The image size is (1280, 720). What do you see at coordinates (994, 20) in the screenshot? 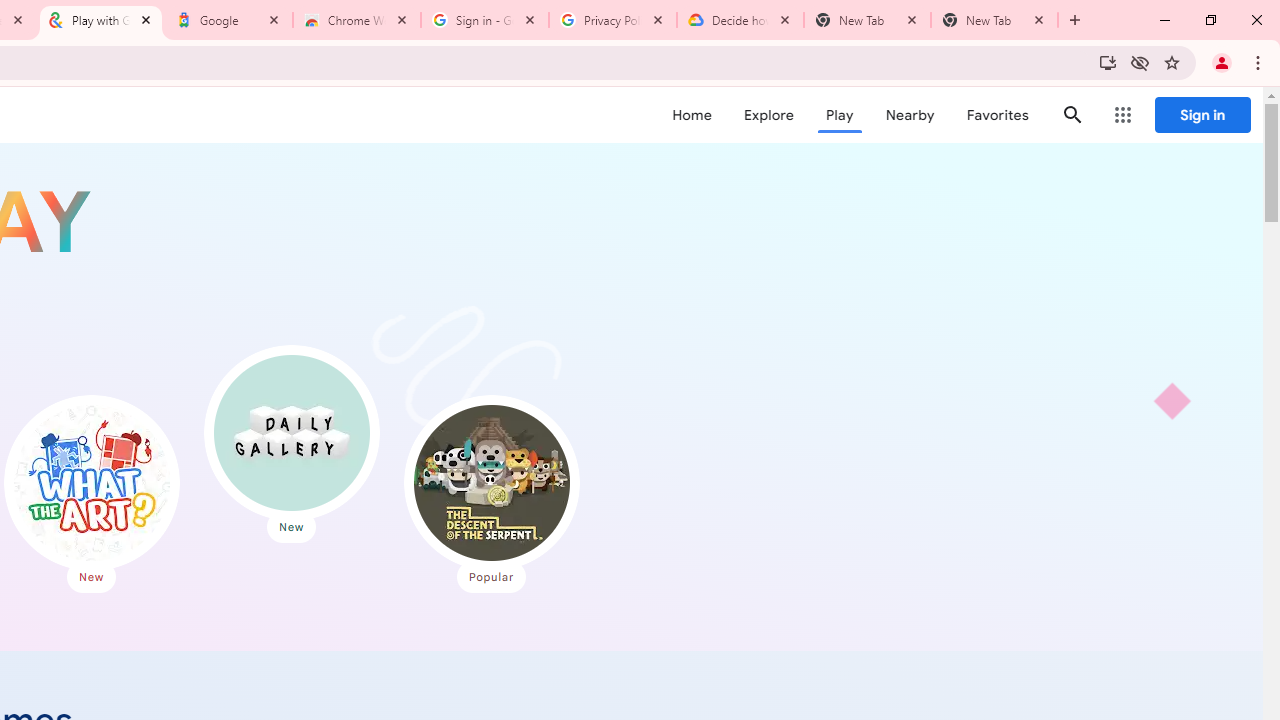
I see `'New Tab'` at bounding box center [994, 20].